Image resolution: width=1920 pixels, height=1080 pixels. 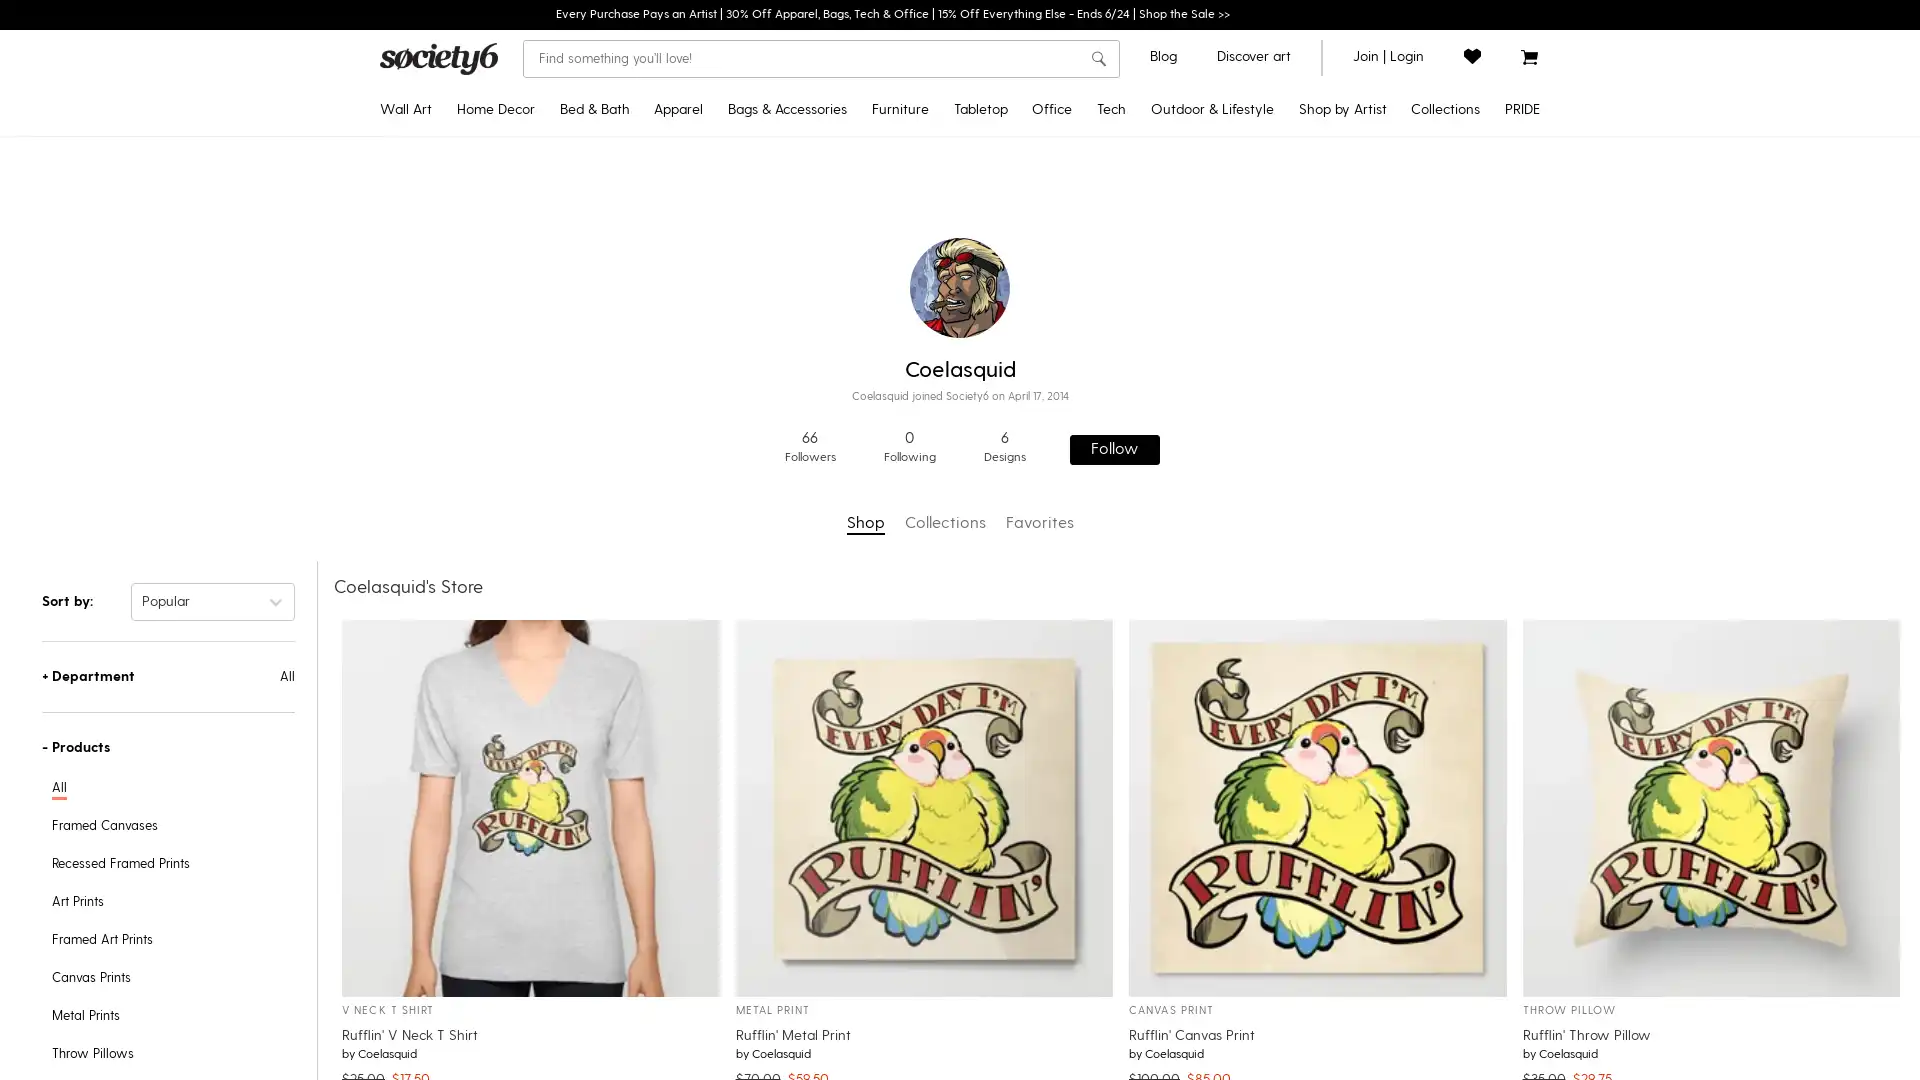 I want to click on search button, so click(x=1097, y=59).